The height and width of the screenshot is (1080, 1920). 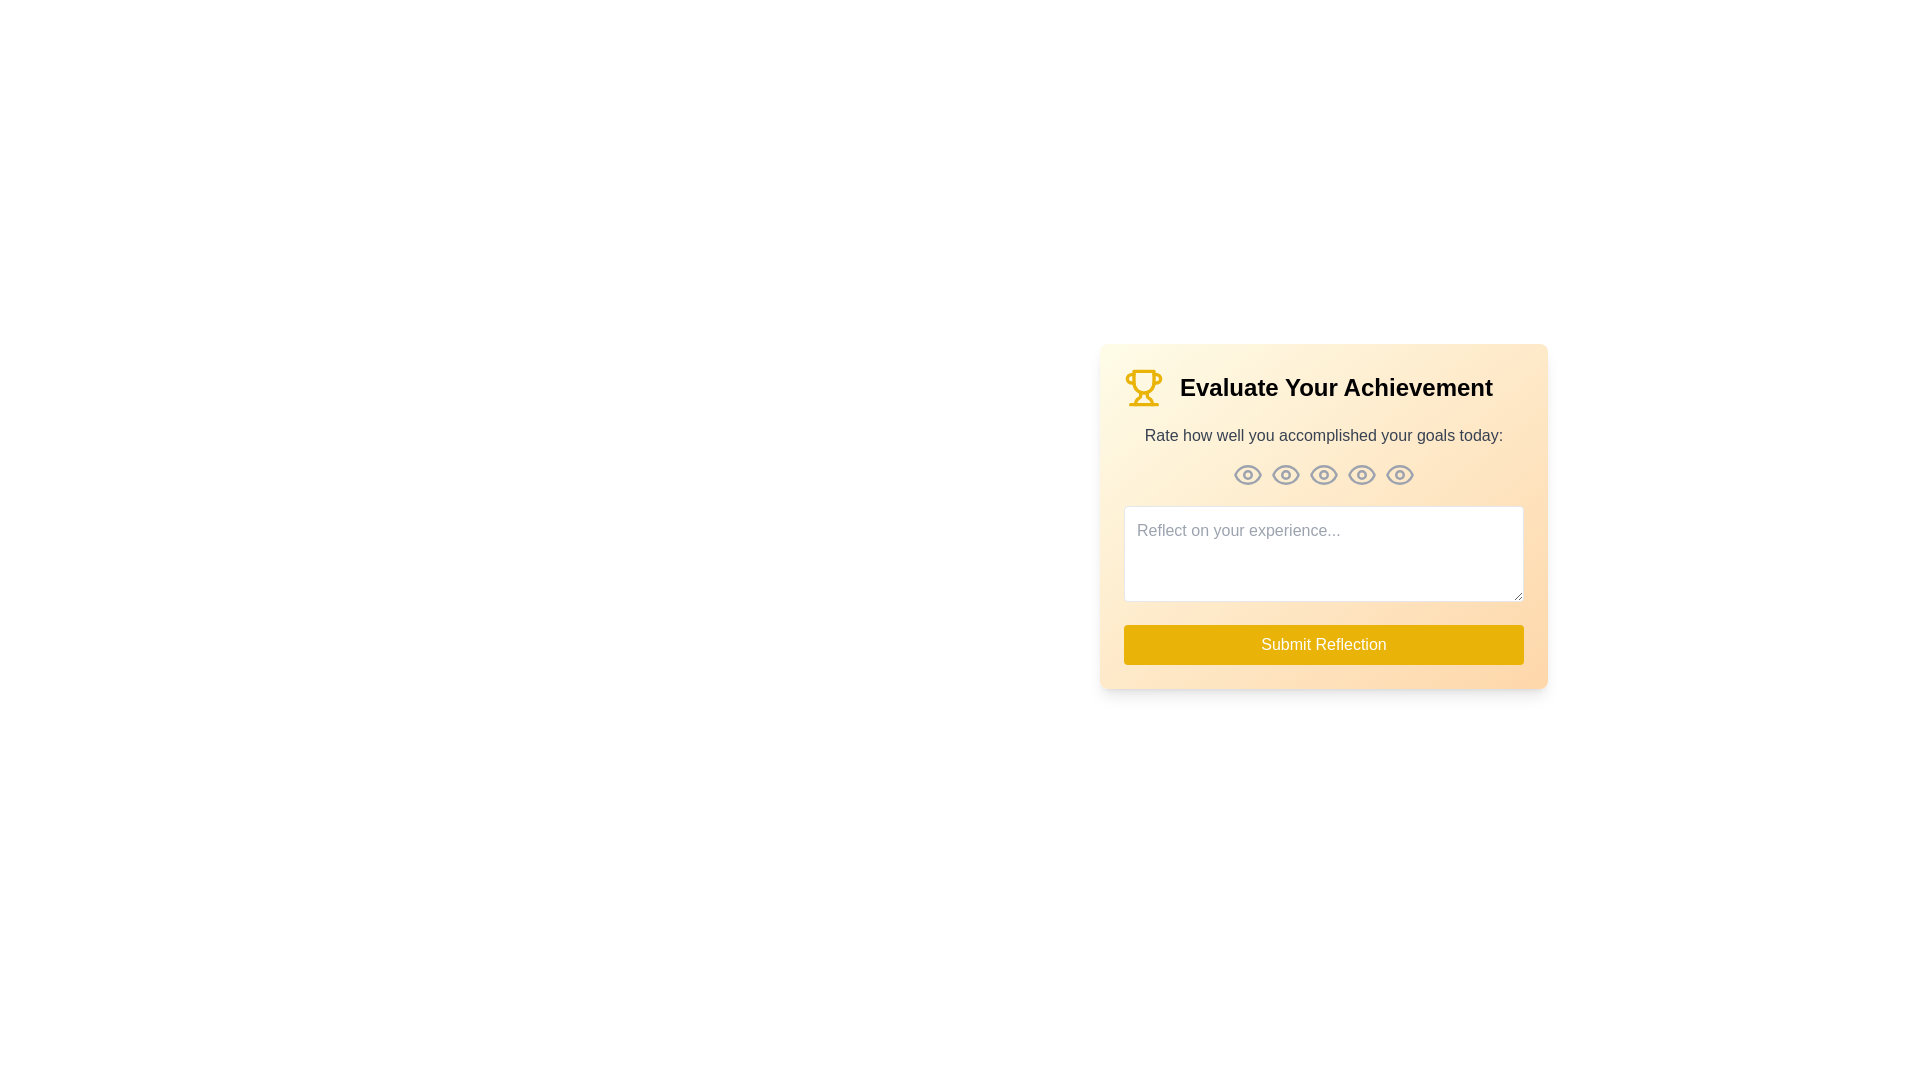 What do you see at coordinates (1399, 474) in the screenshot?
I see `the eye icon corresponding to the rating level 5 to set the rating` at bounding box center [1399, 474].